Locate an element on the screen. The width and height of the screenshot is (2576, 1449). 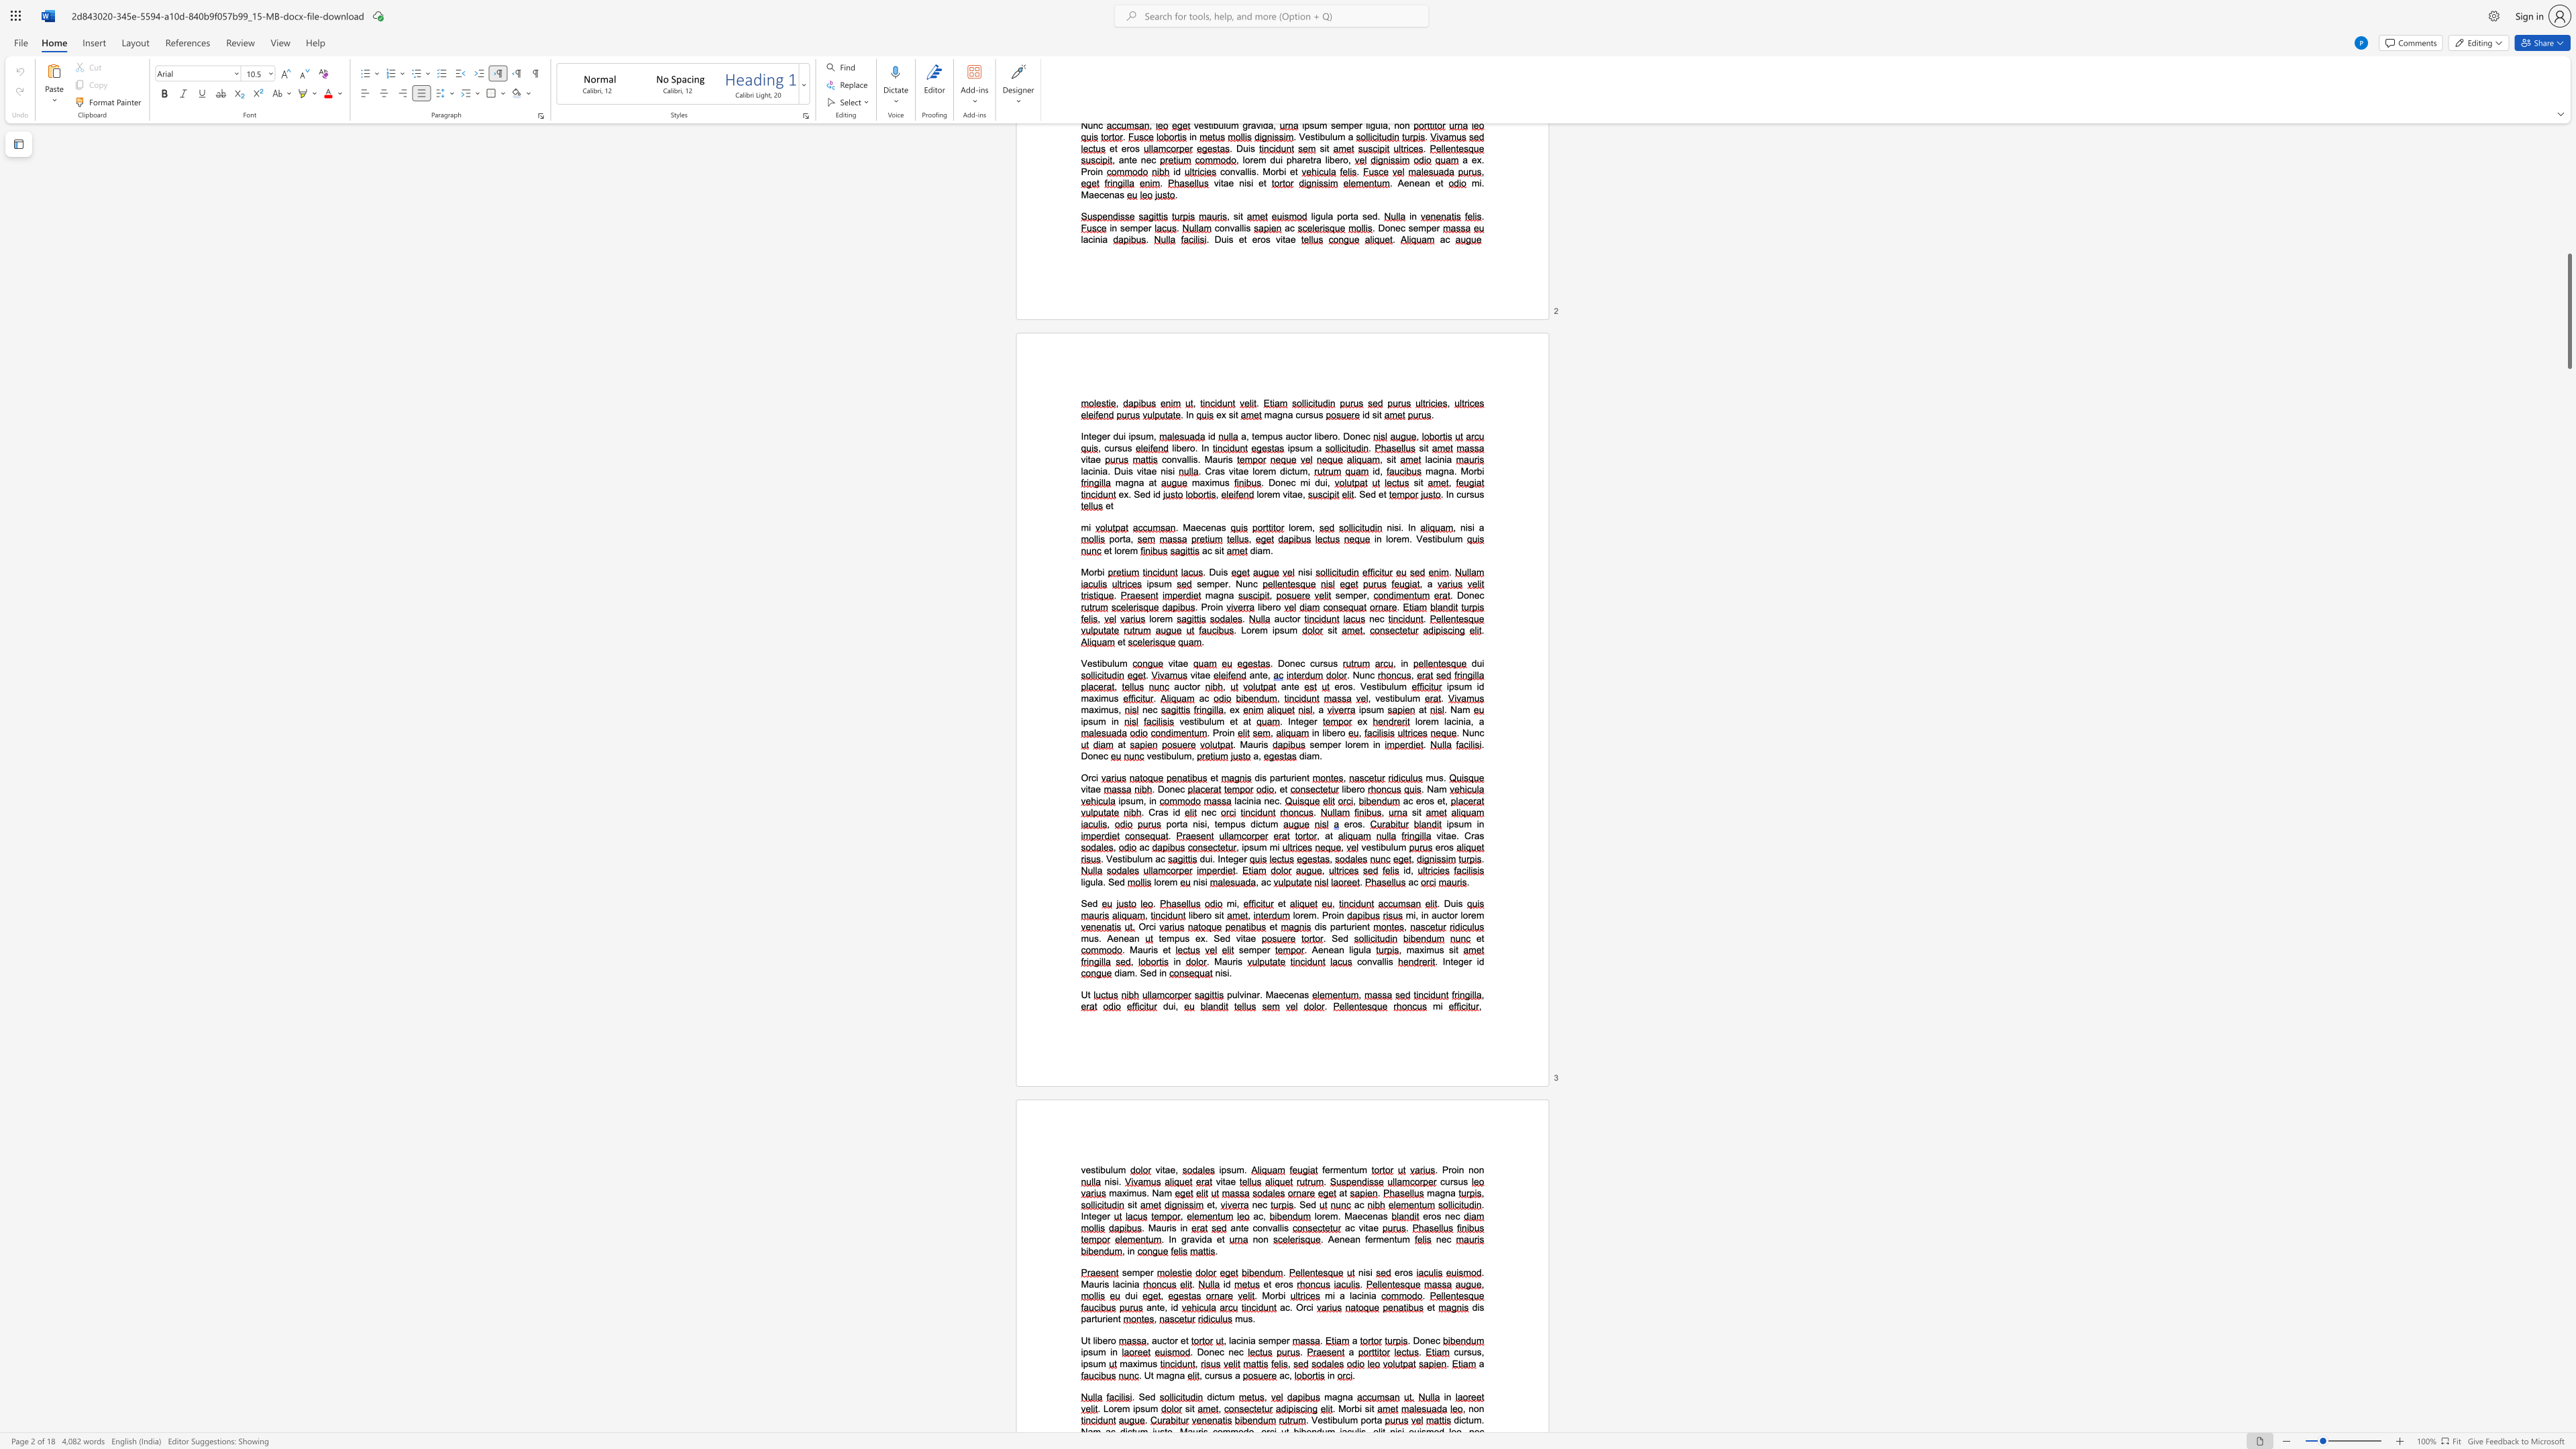
the space between the continuous character "D" and "o" in the text is located at coordinates (1203, 1351).